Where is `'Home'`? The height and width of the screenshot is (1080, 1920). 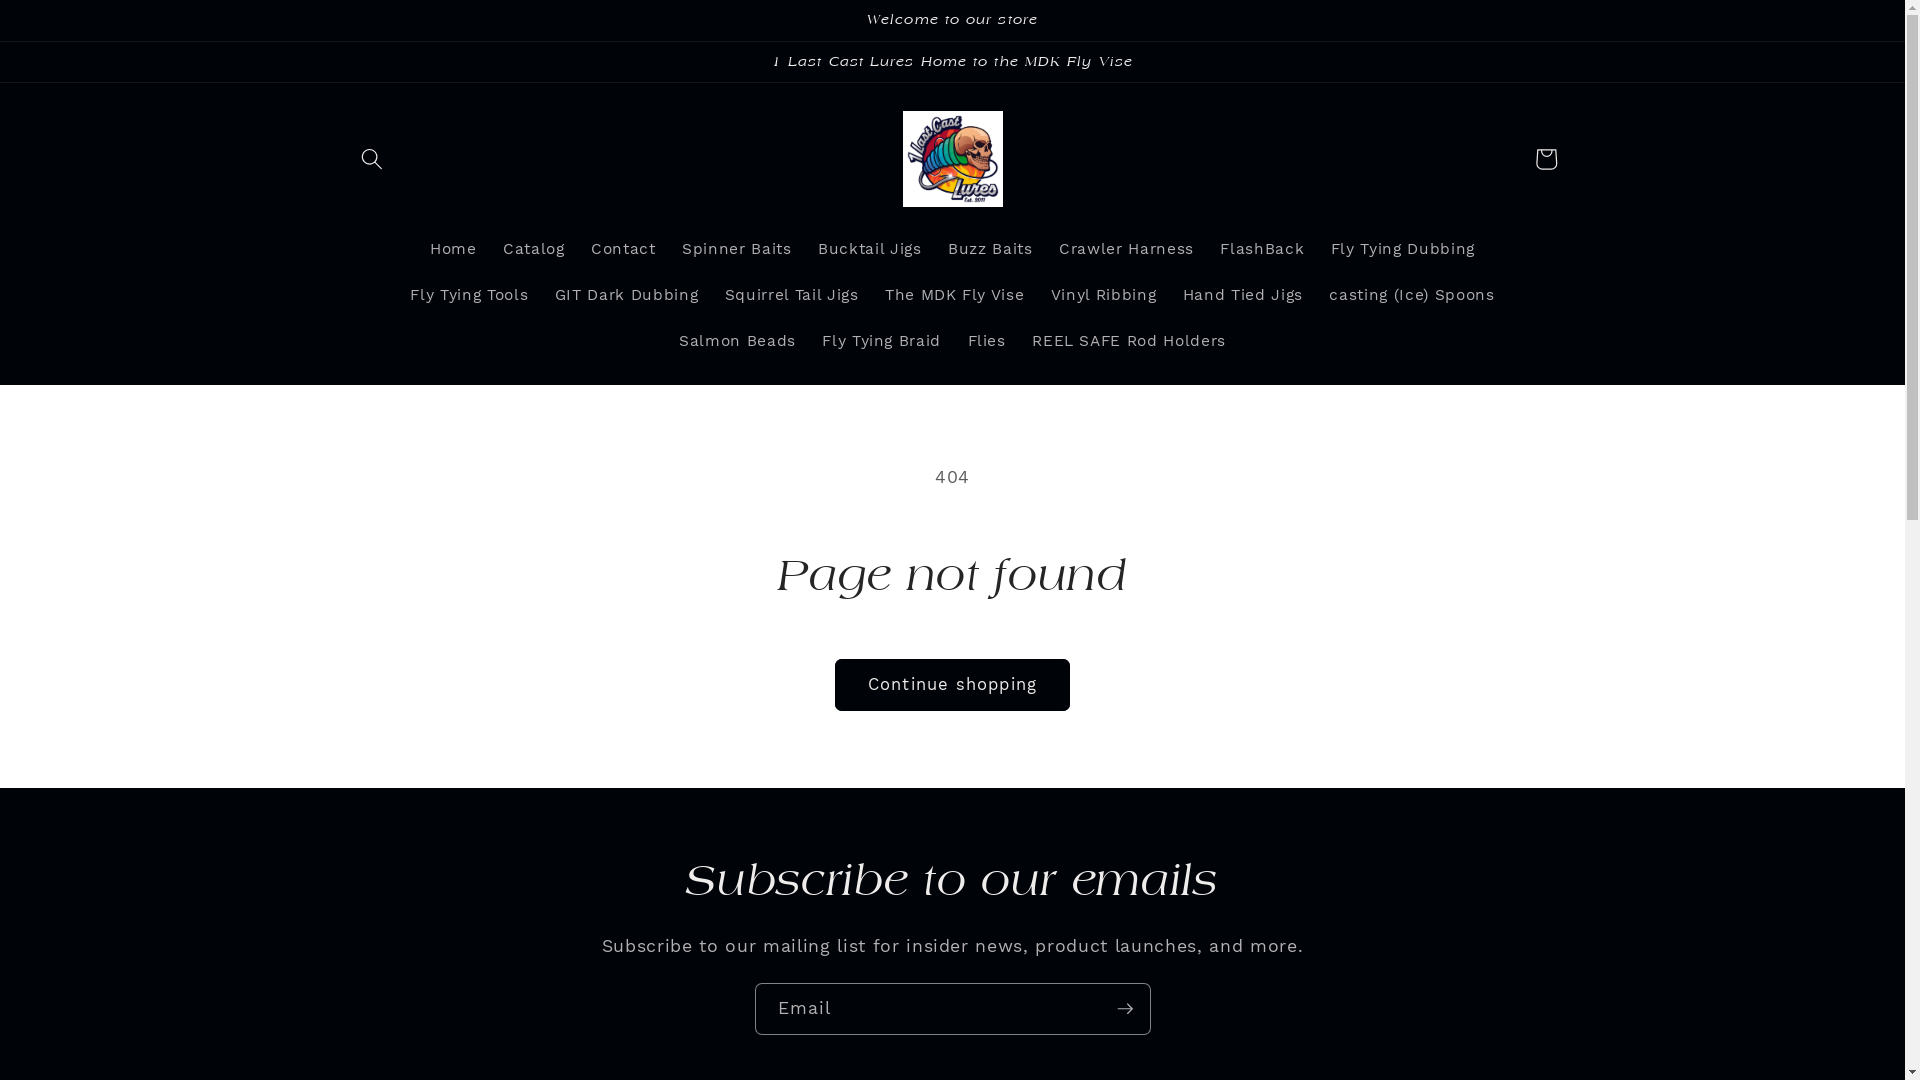
'Home' is located at coordinates (452, 249).